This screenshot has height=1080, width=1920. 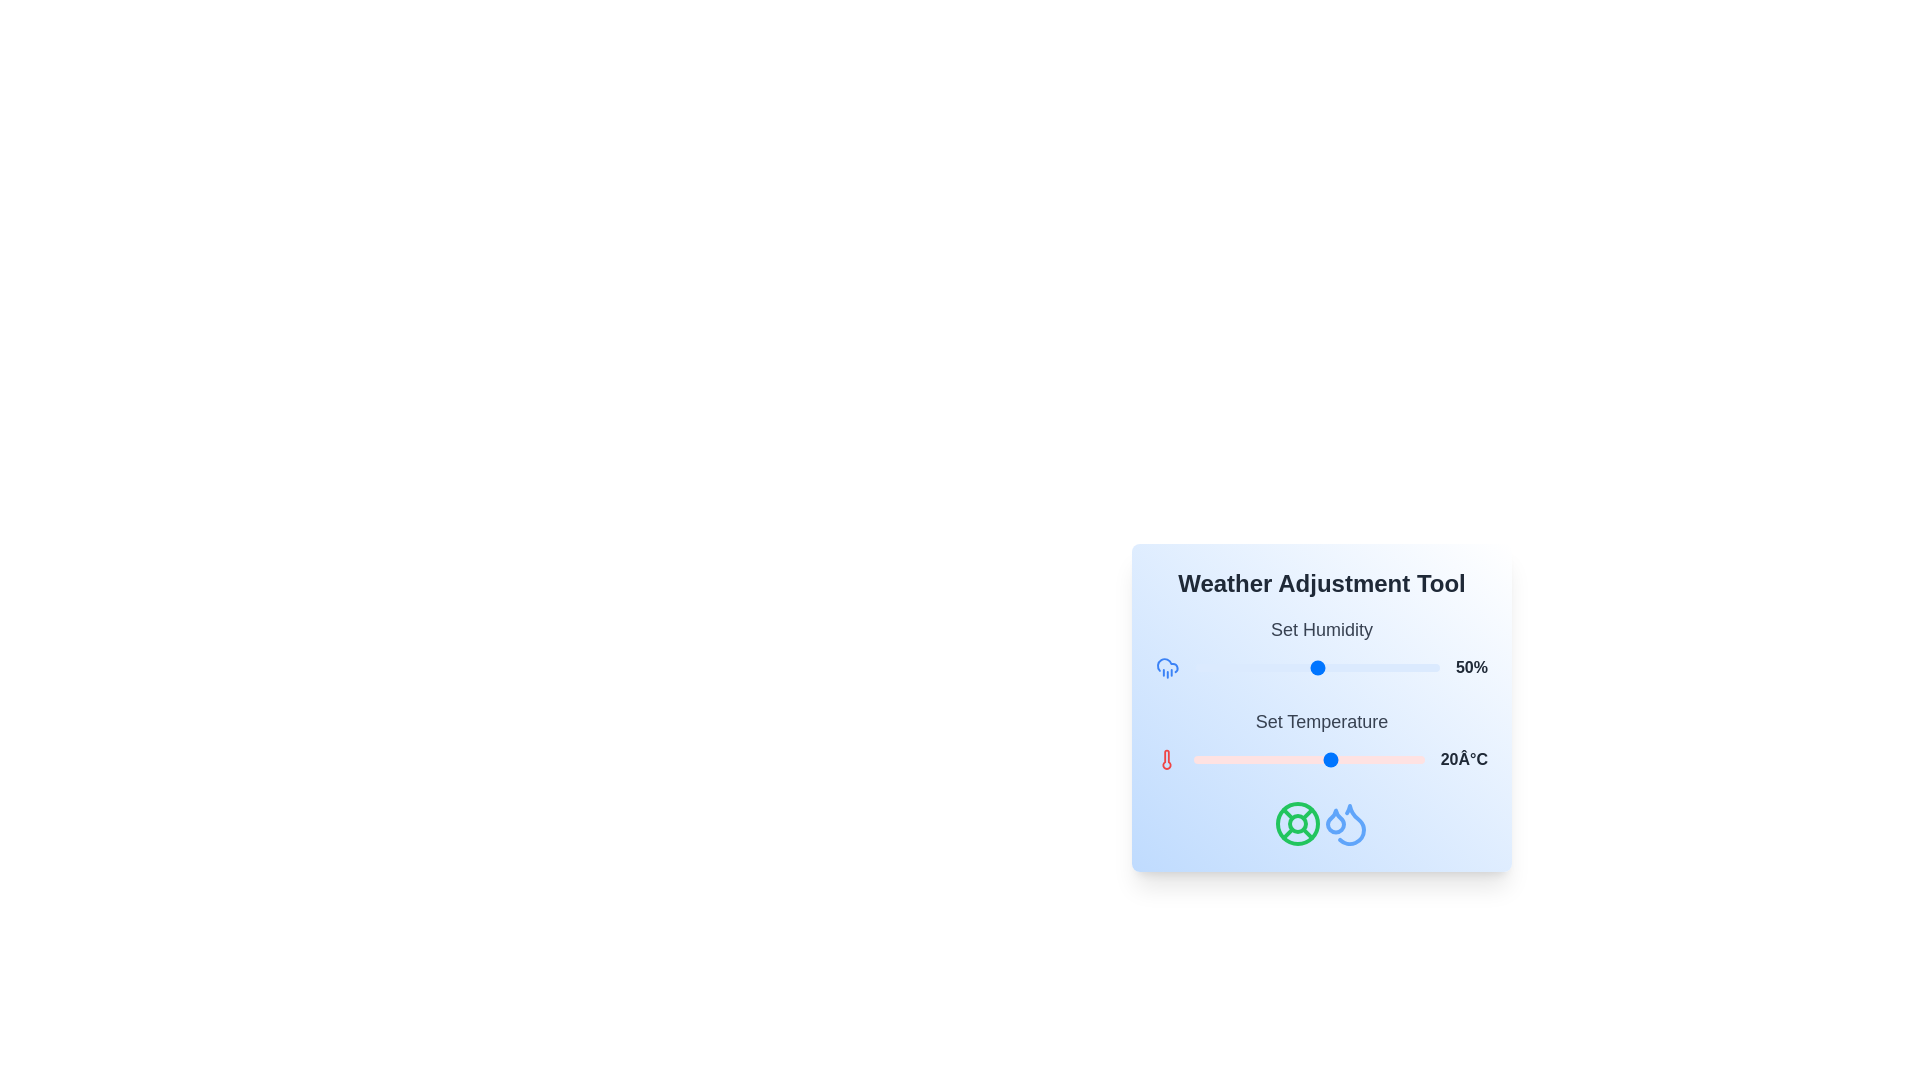 I want to click on the temperature slider to set the temperature to 23°C, so click(x=1346, y=759).